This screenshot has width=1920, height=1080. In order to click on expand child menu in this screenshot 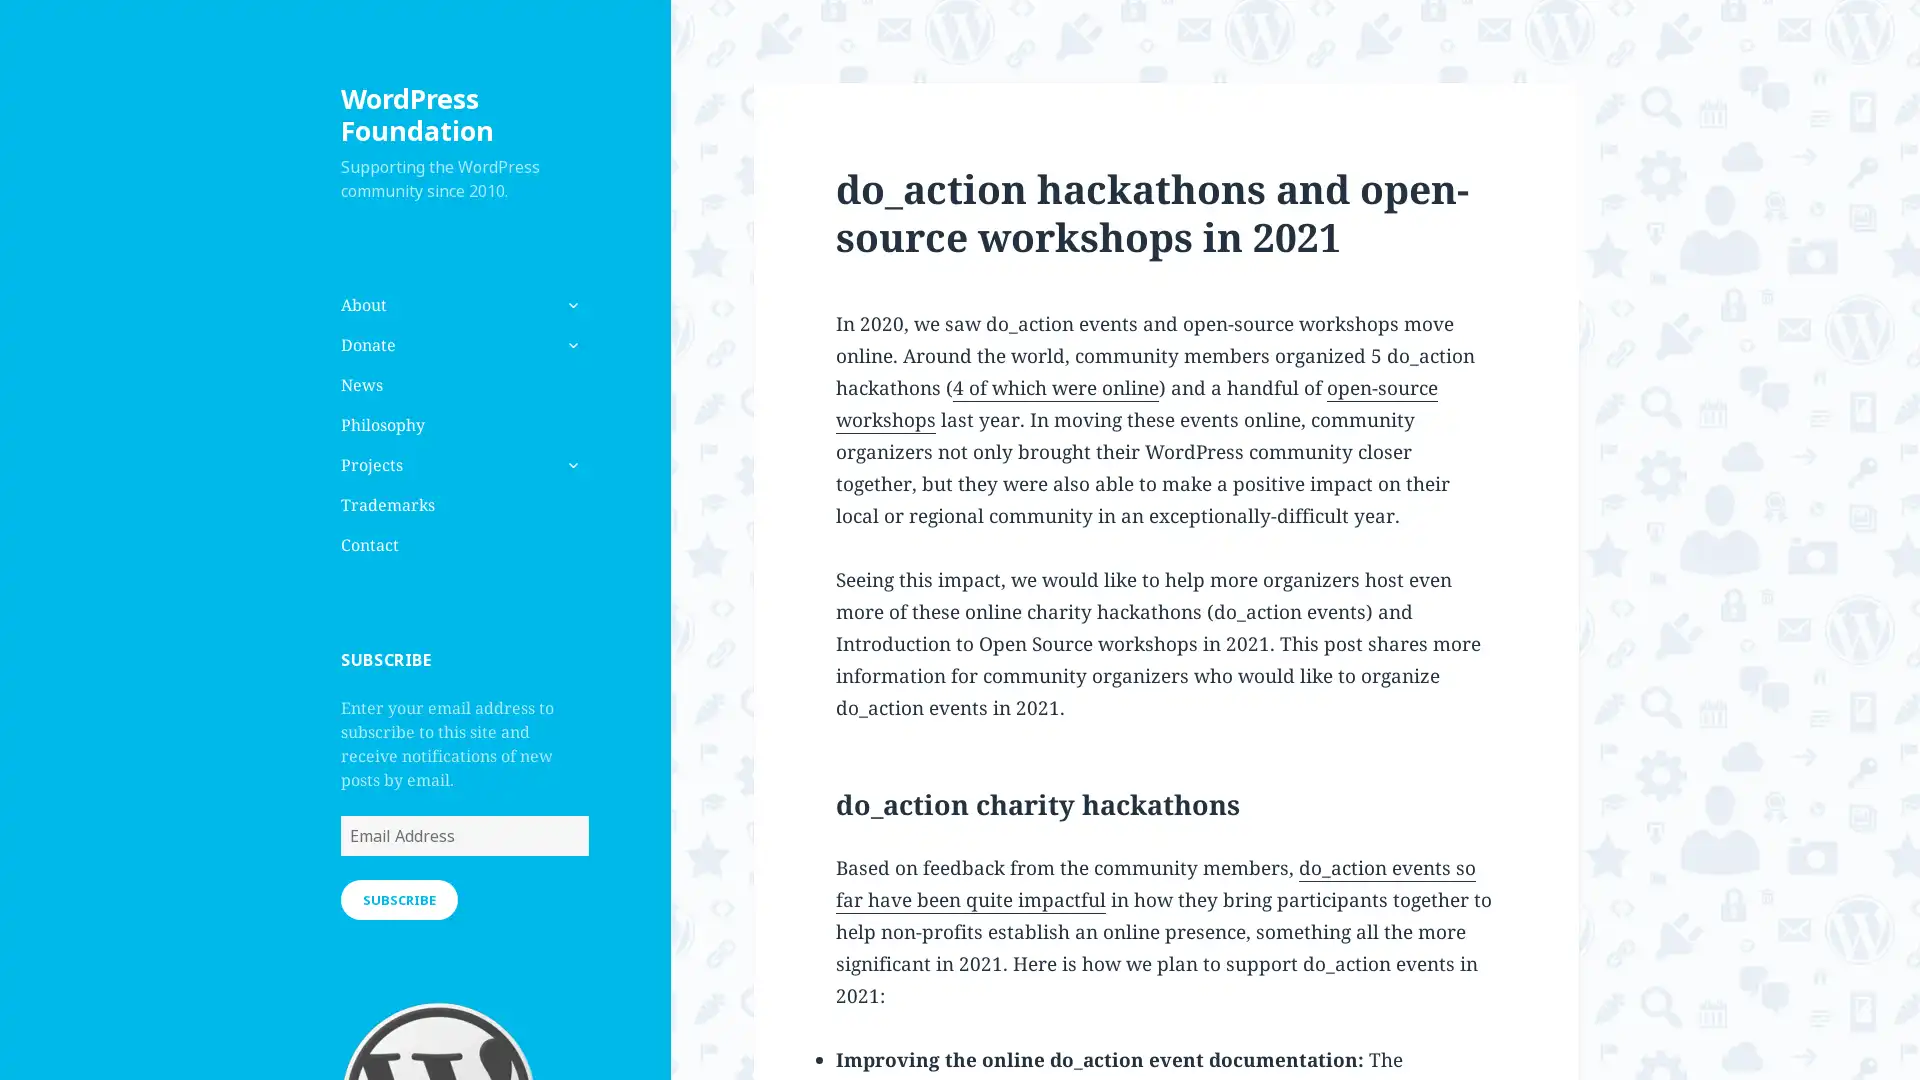, I will do `click(570, 465)`.